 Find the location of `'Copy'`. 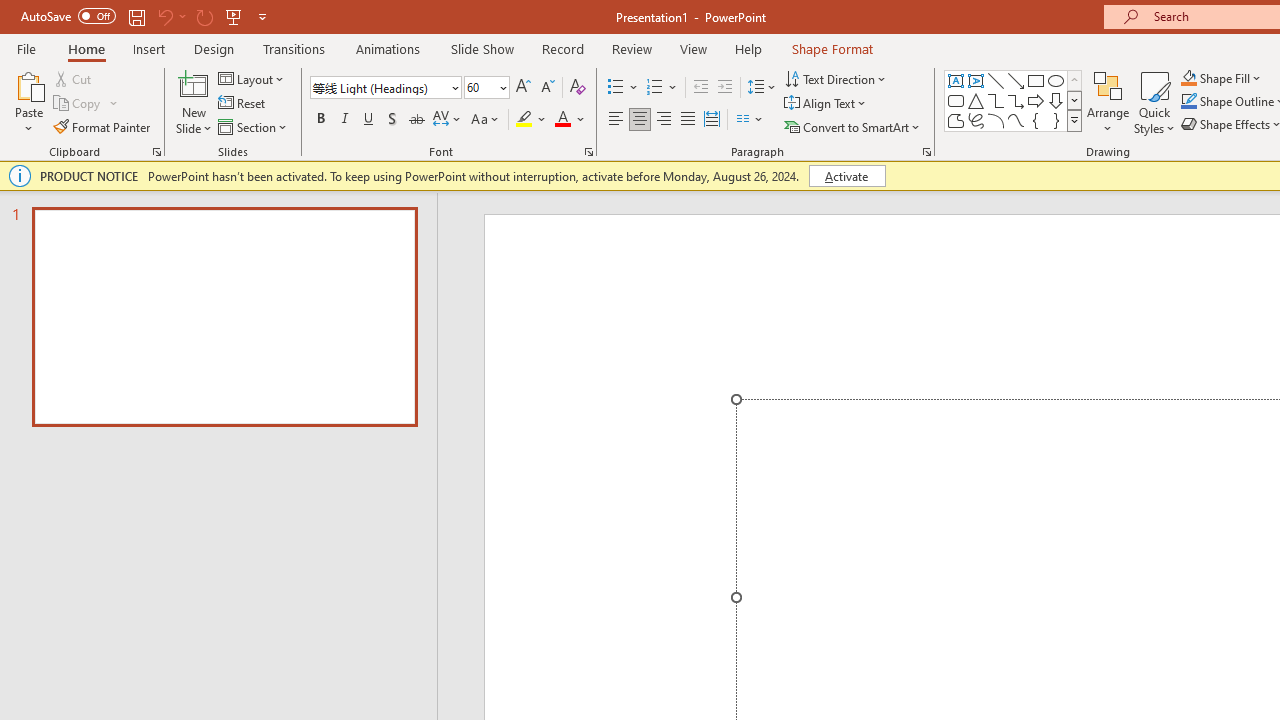

'Copy' is located at coordinates (78, 103).